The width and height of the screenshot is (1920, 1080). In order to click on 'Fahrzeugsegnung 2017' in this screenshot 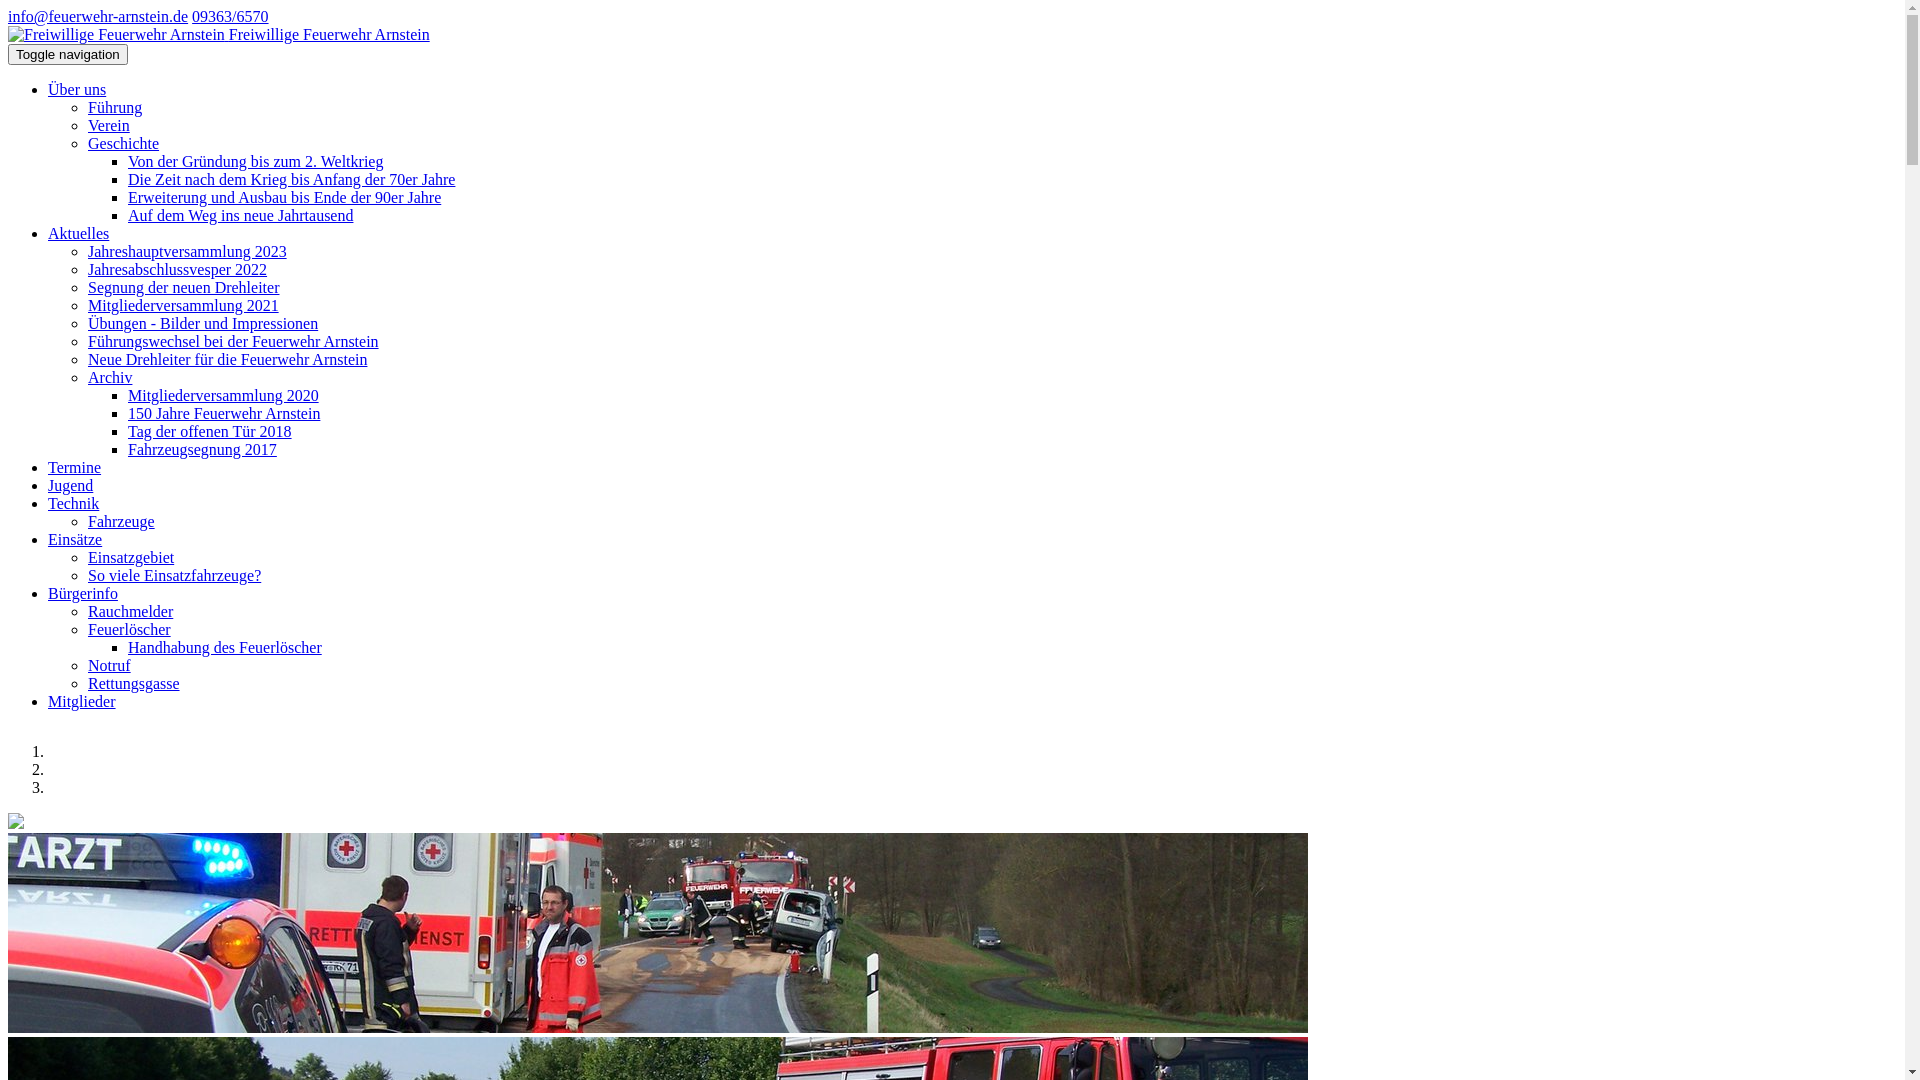, I will do `click(202, 448)`.